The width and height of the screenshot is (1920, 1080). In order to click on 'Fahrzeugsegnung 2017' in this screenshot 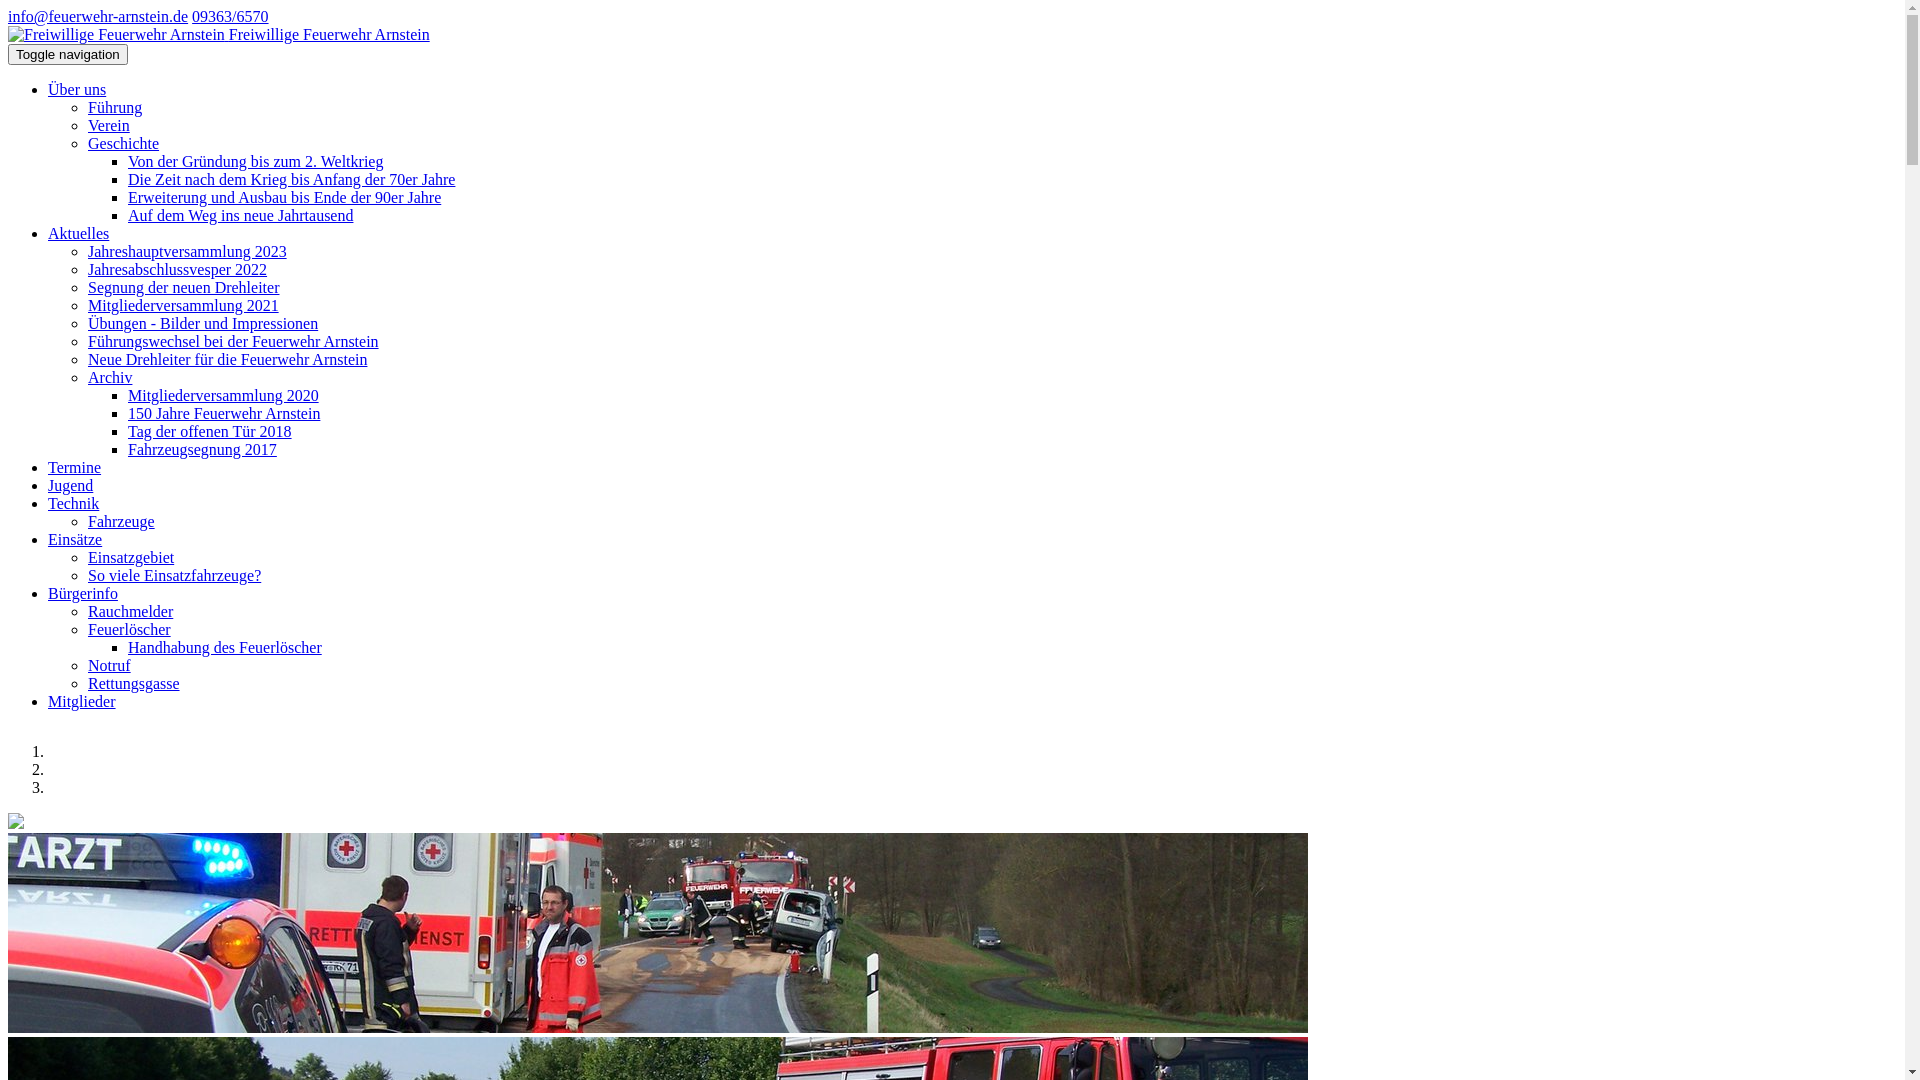, I will do `click(202, 448)`.